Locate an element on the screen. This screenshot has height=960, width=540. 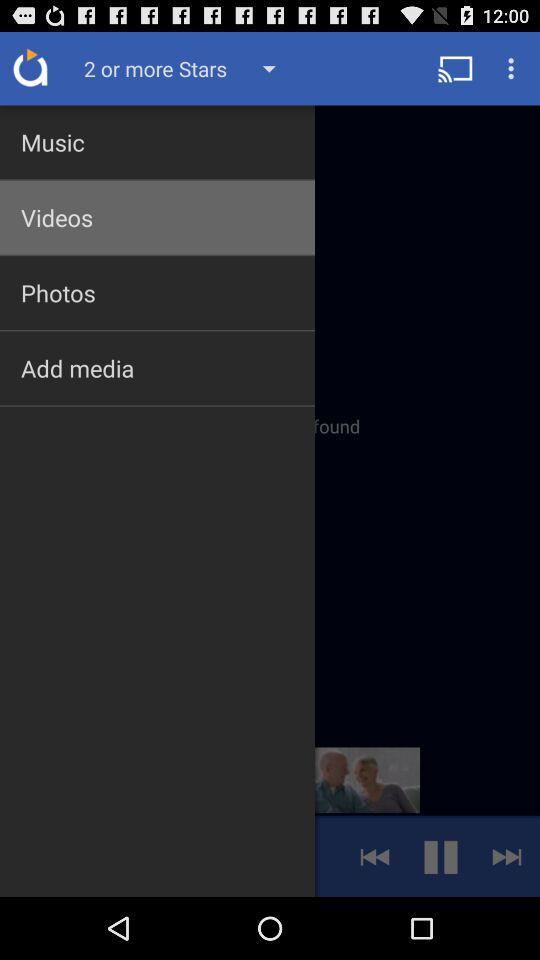
the skip_next icon is located at coordinates (507, 917).